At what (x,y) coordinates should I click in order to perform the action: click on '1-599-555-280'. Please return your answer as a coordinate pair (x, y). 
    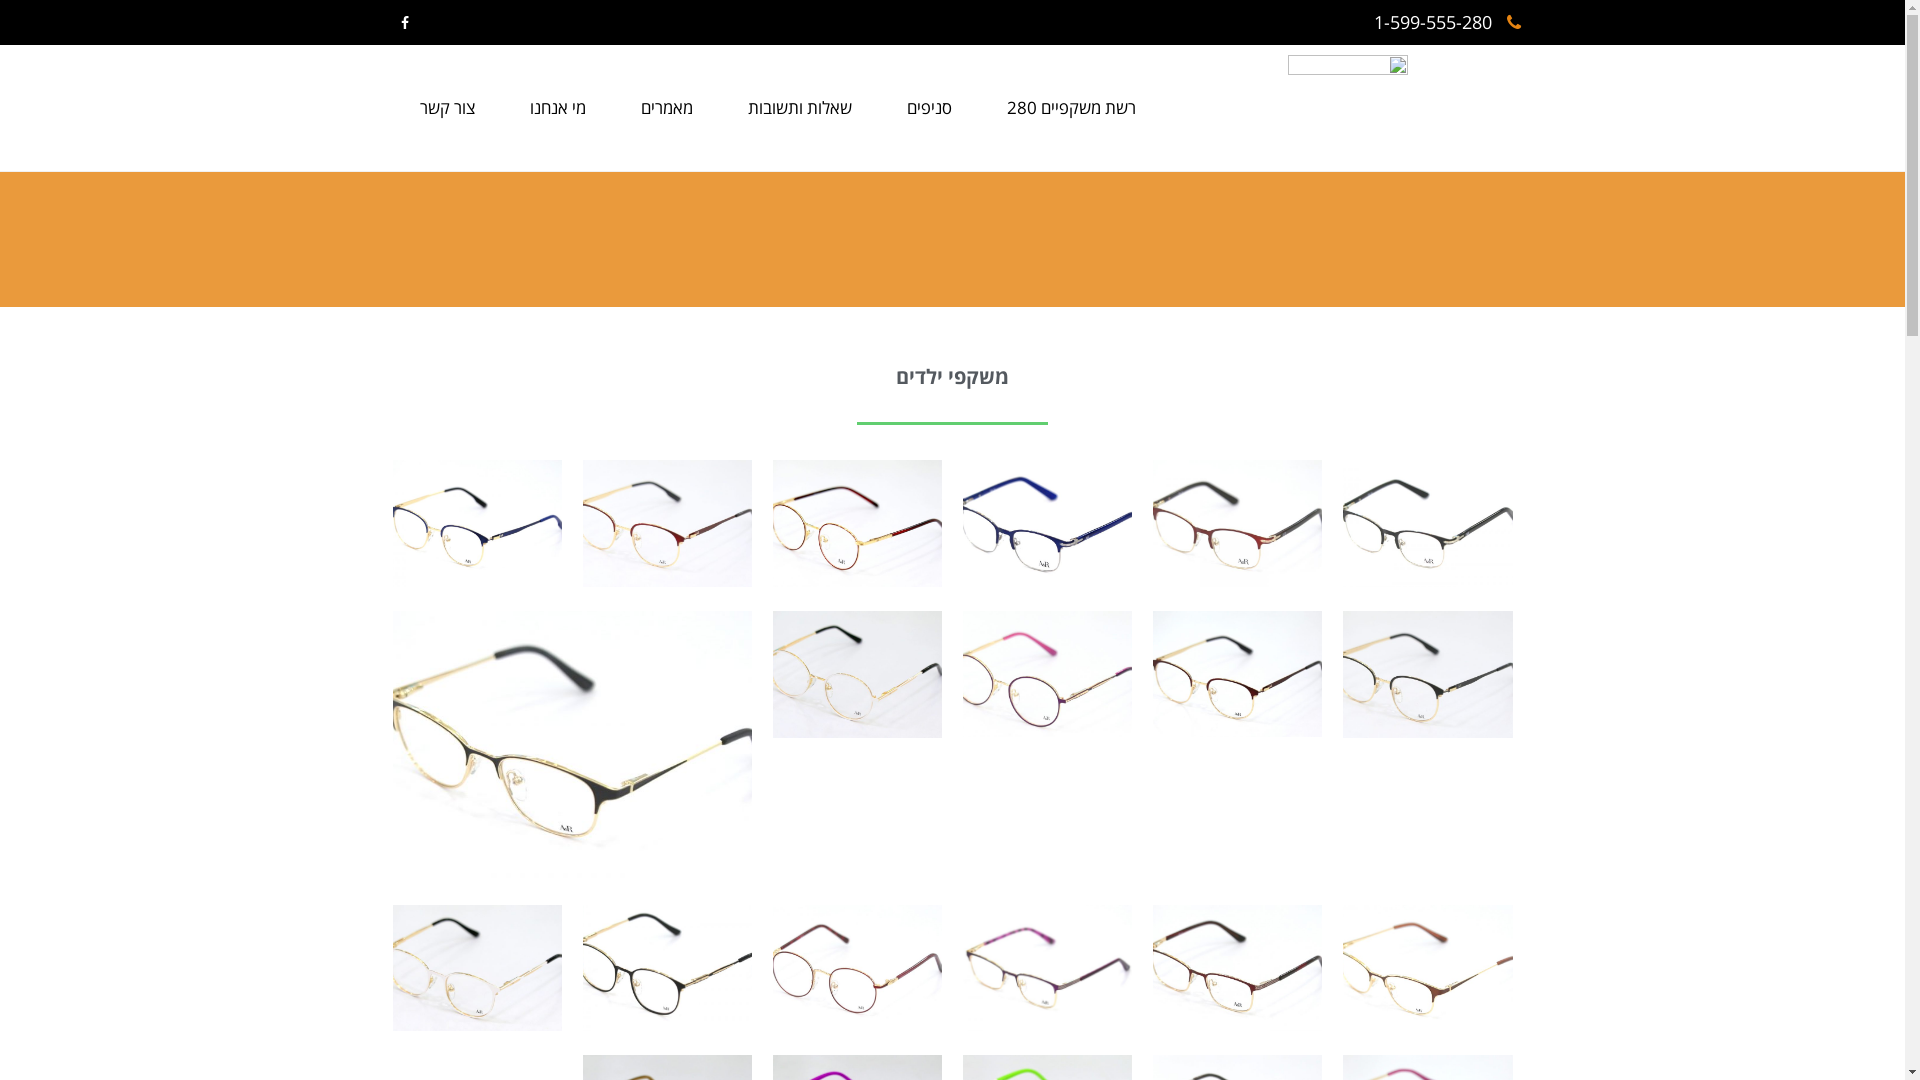
    Looking at the image, I should click on (1372, 22).